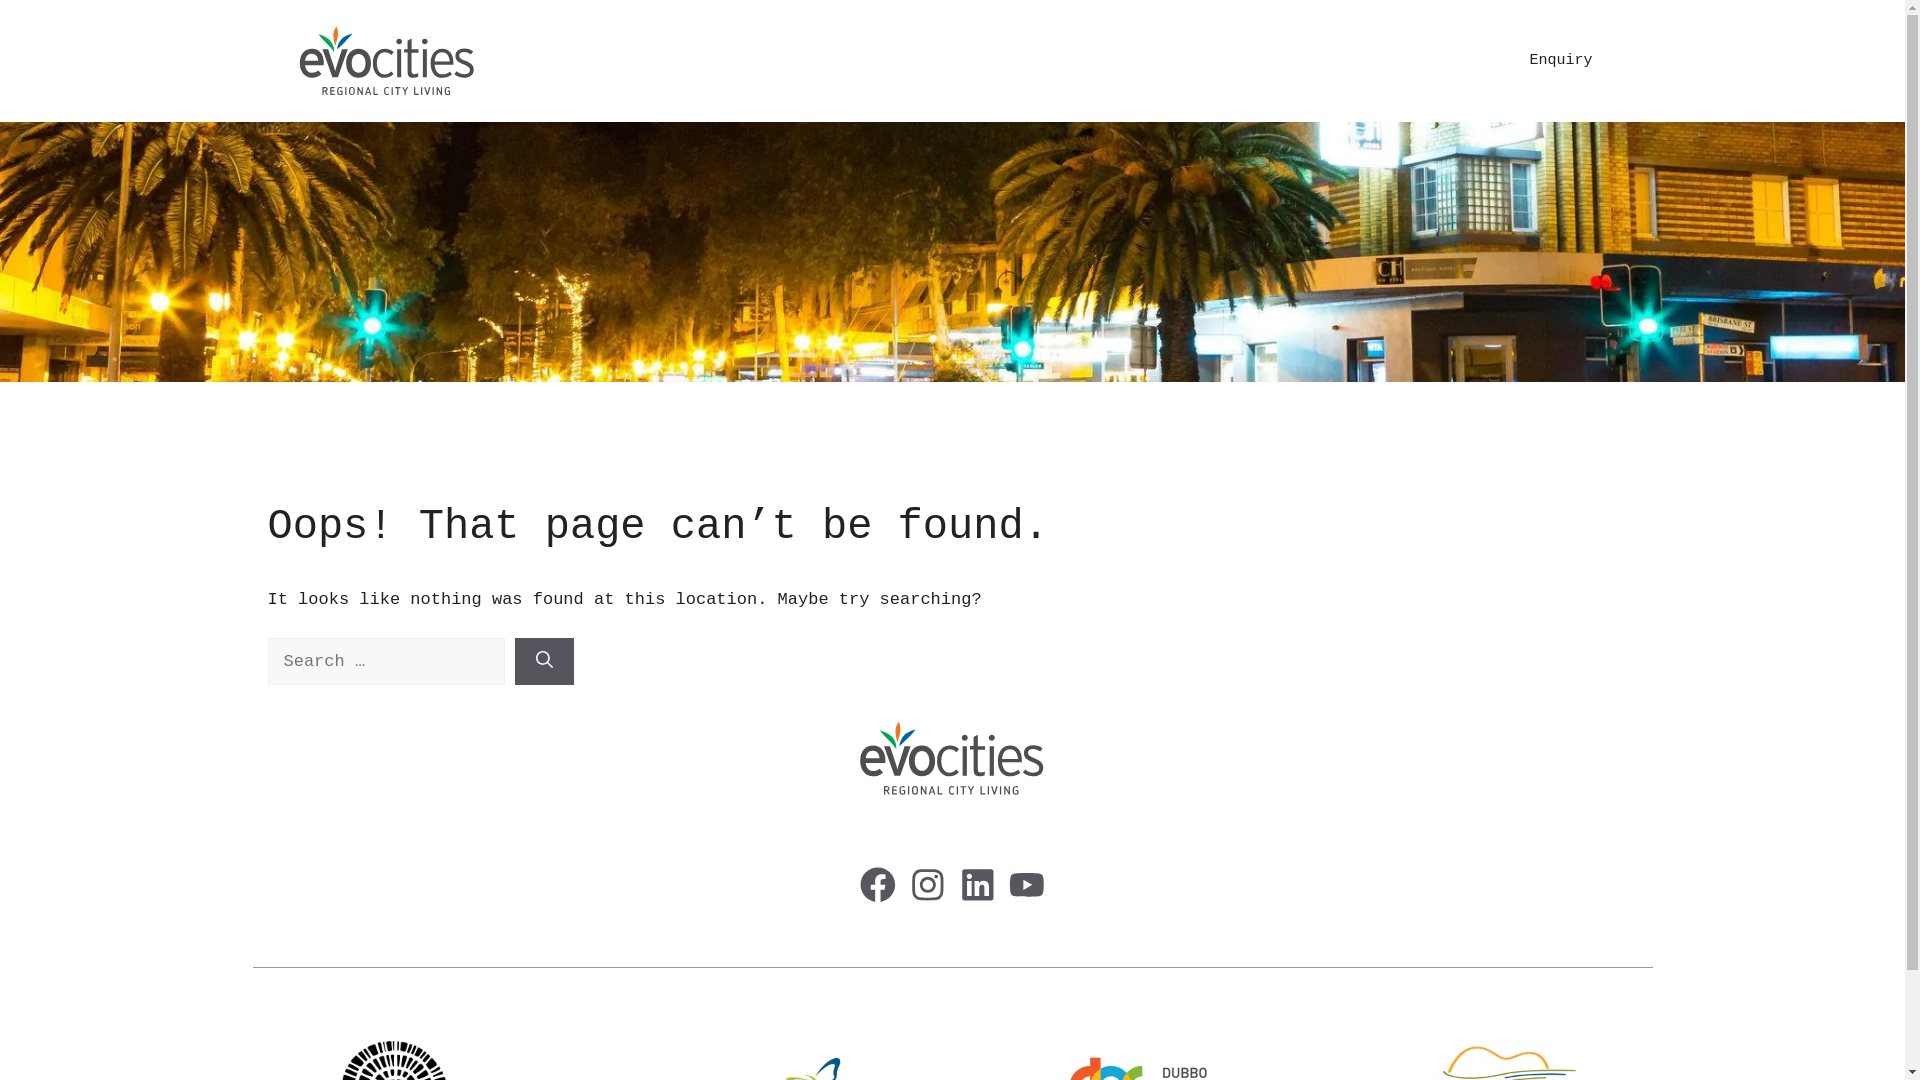  I want to click on 'Evocities', so click(387, 60).